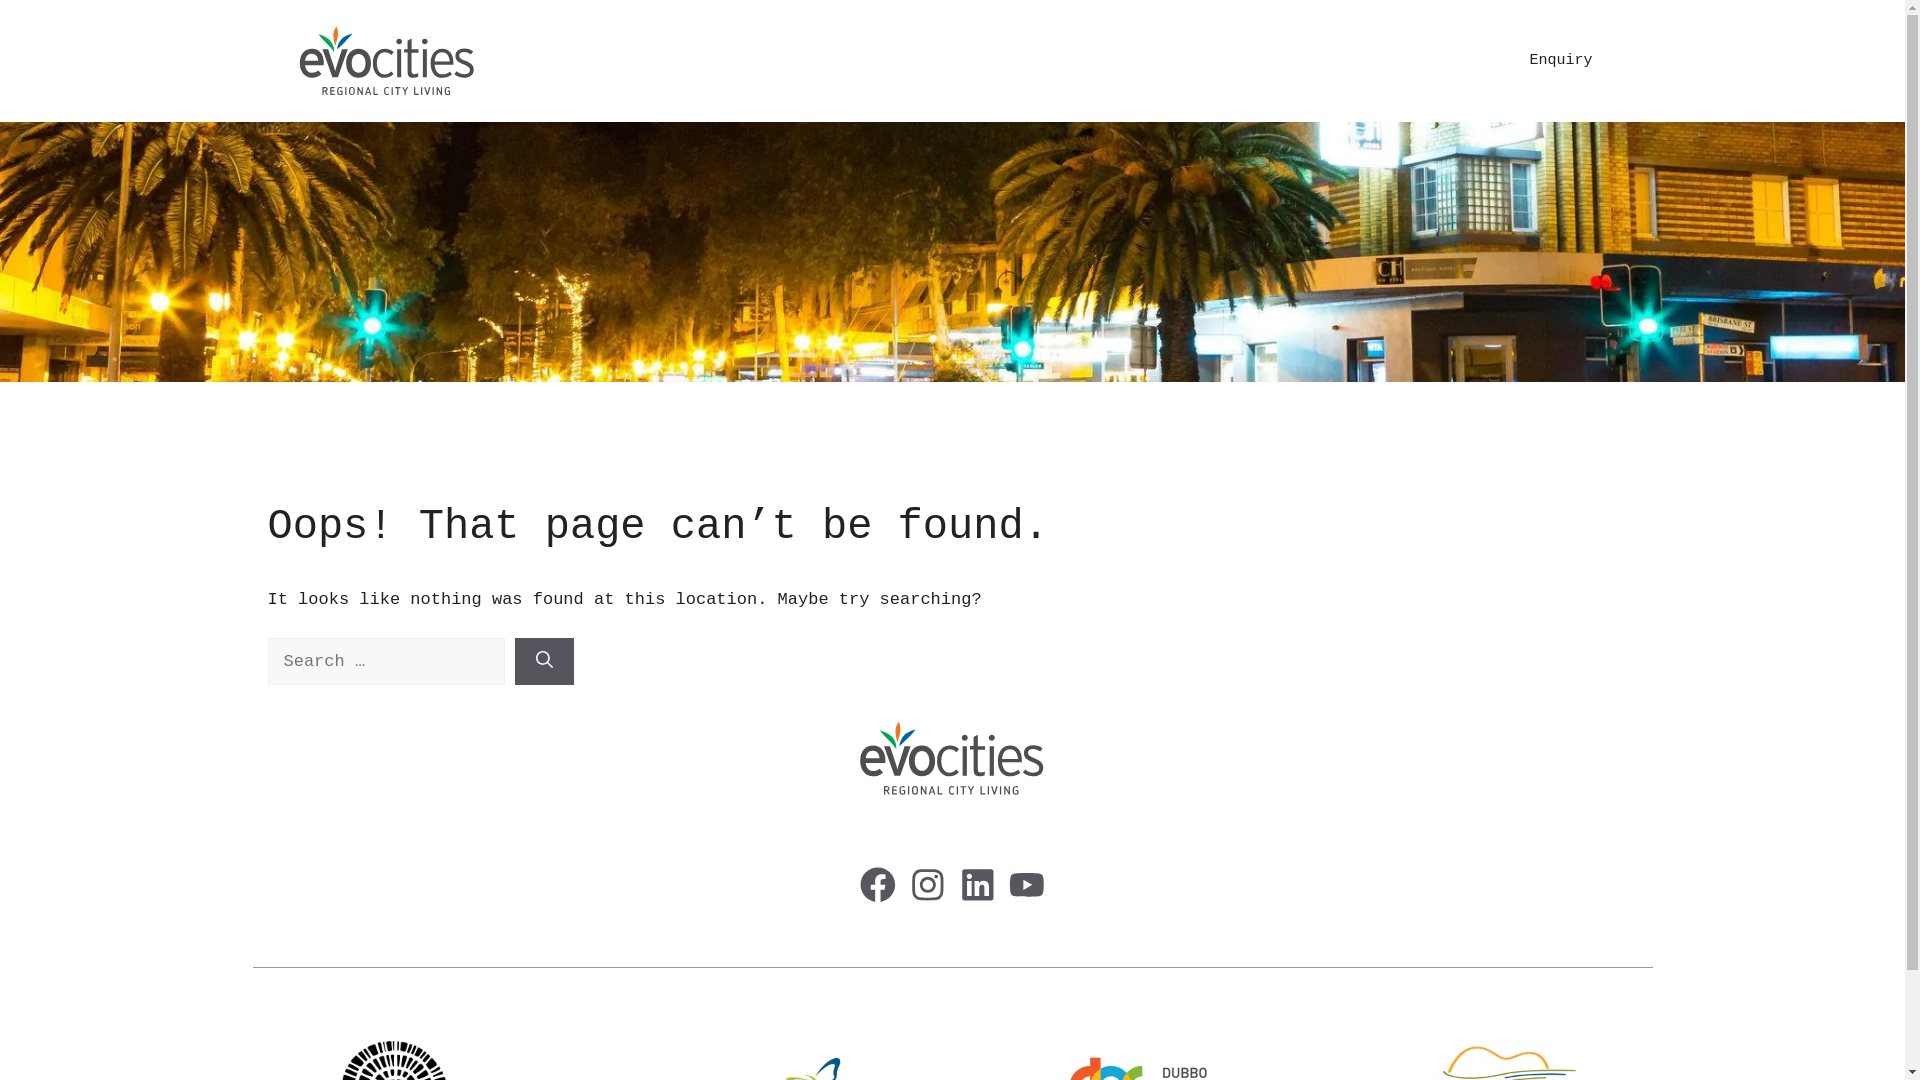  I want to click on 'Evocities', so click(387, 60).